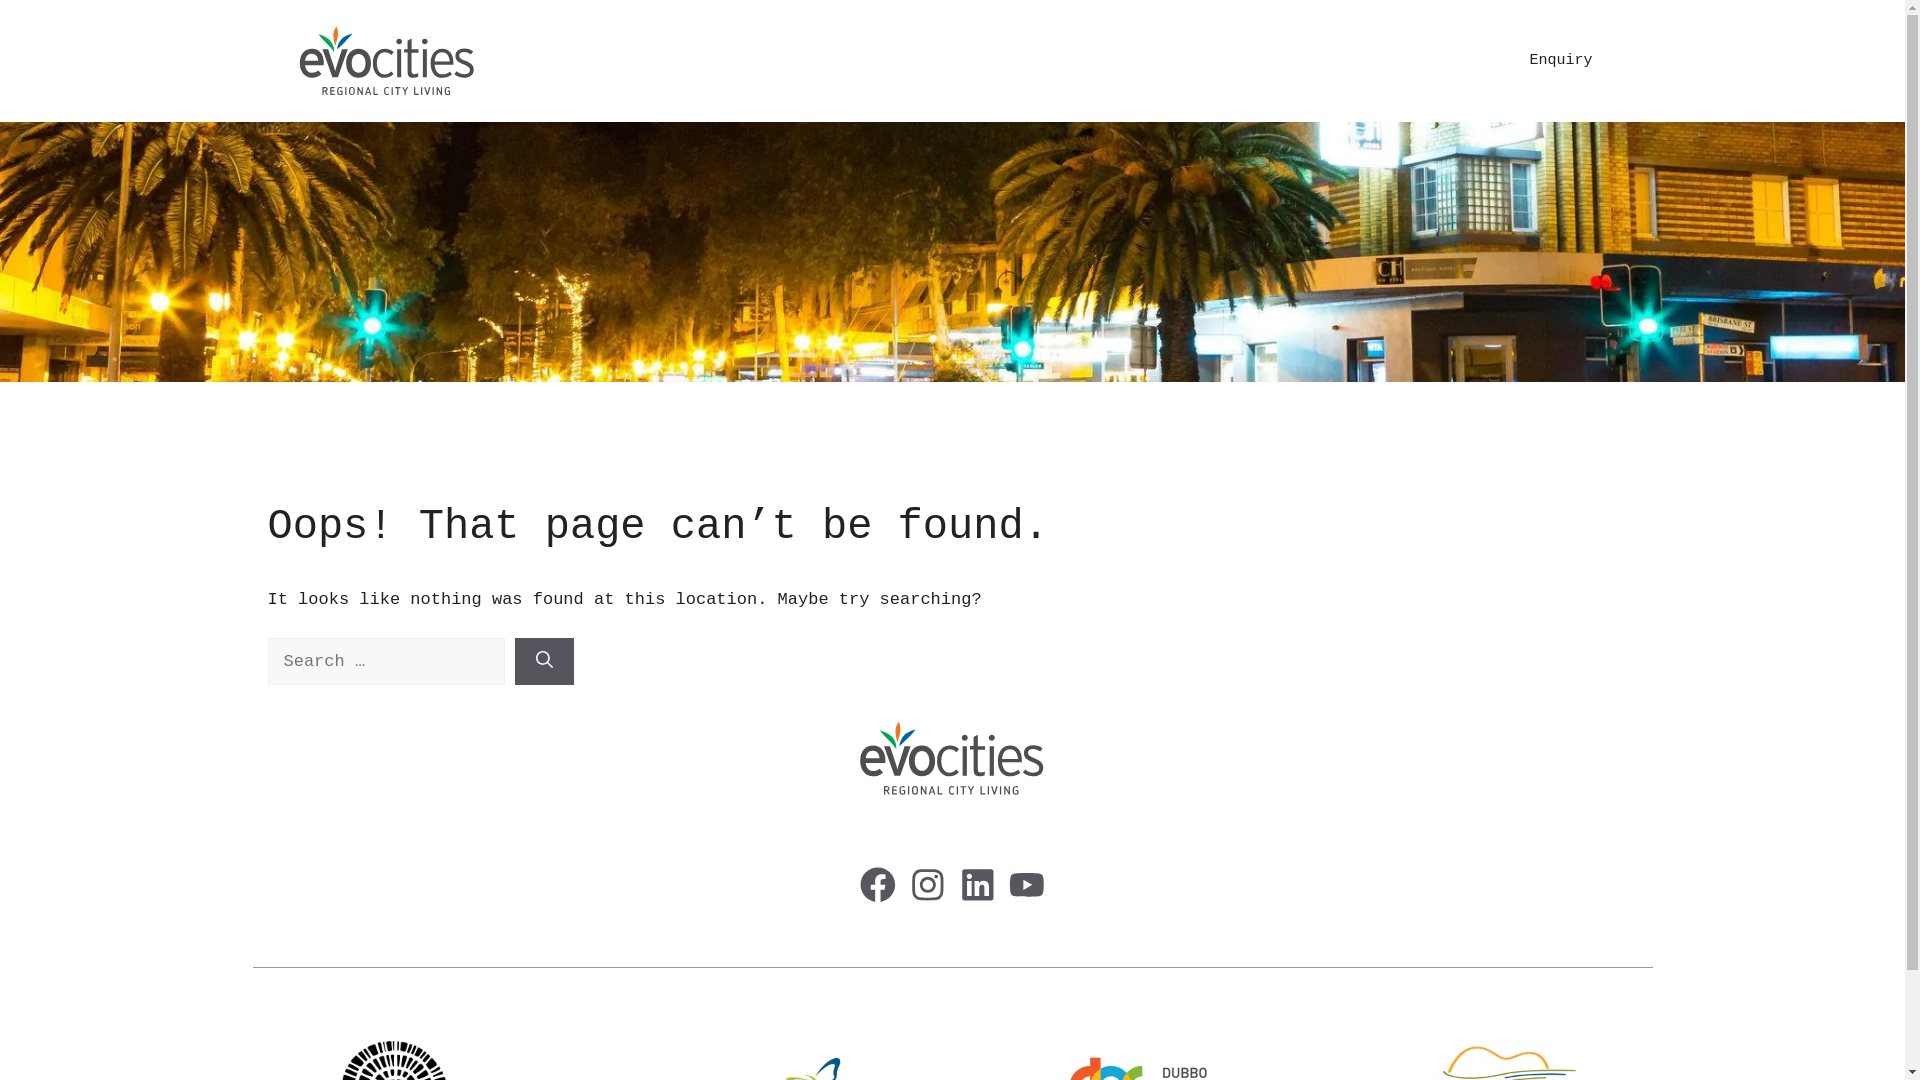  I want to click on 'Evocities', so click(387, 60).